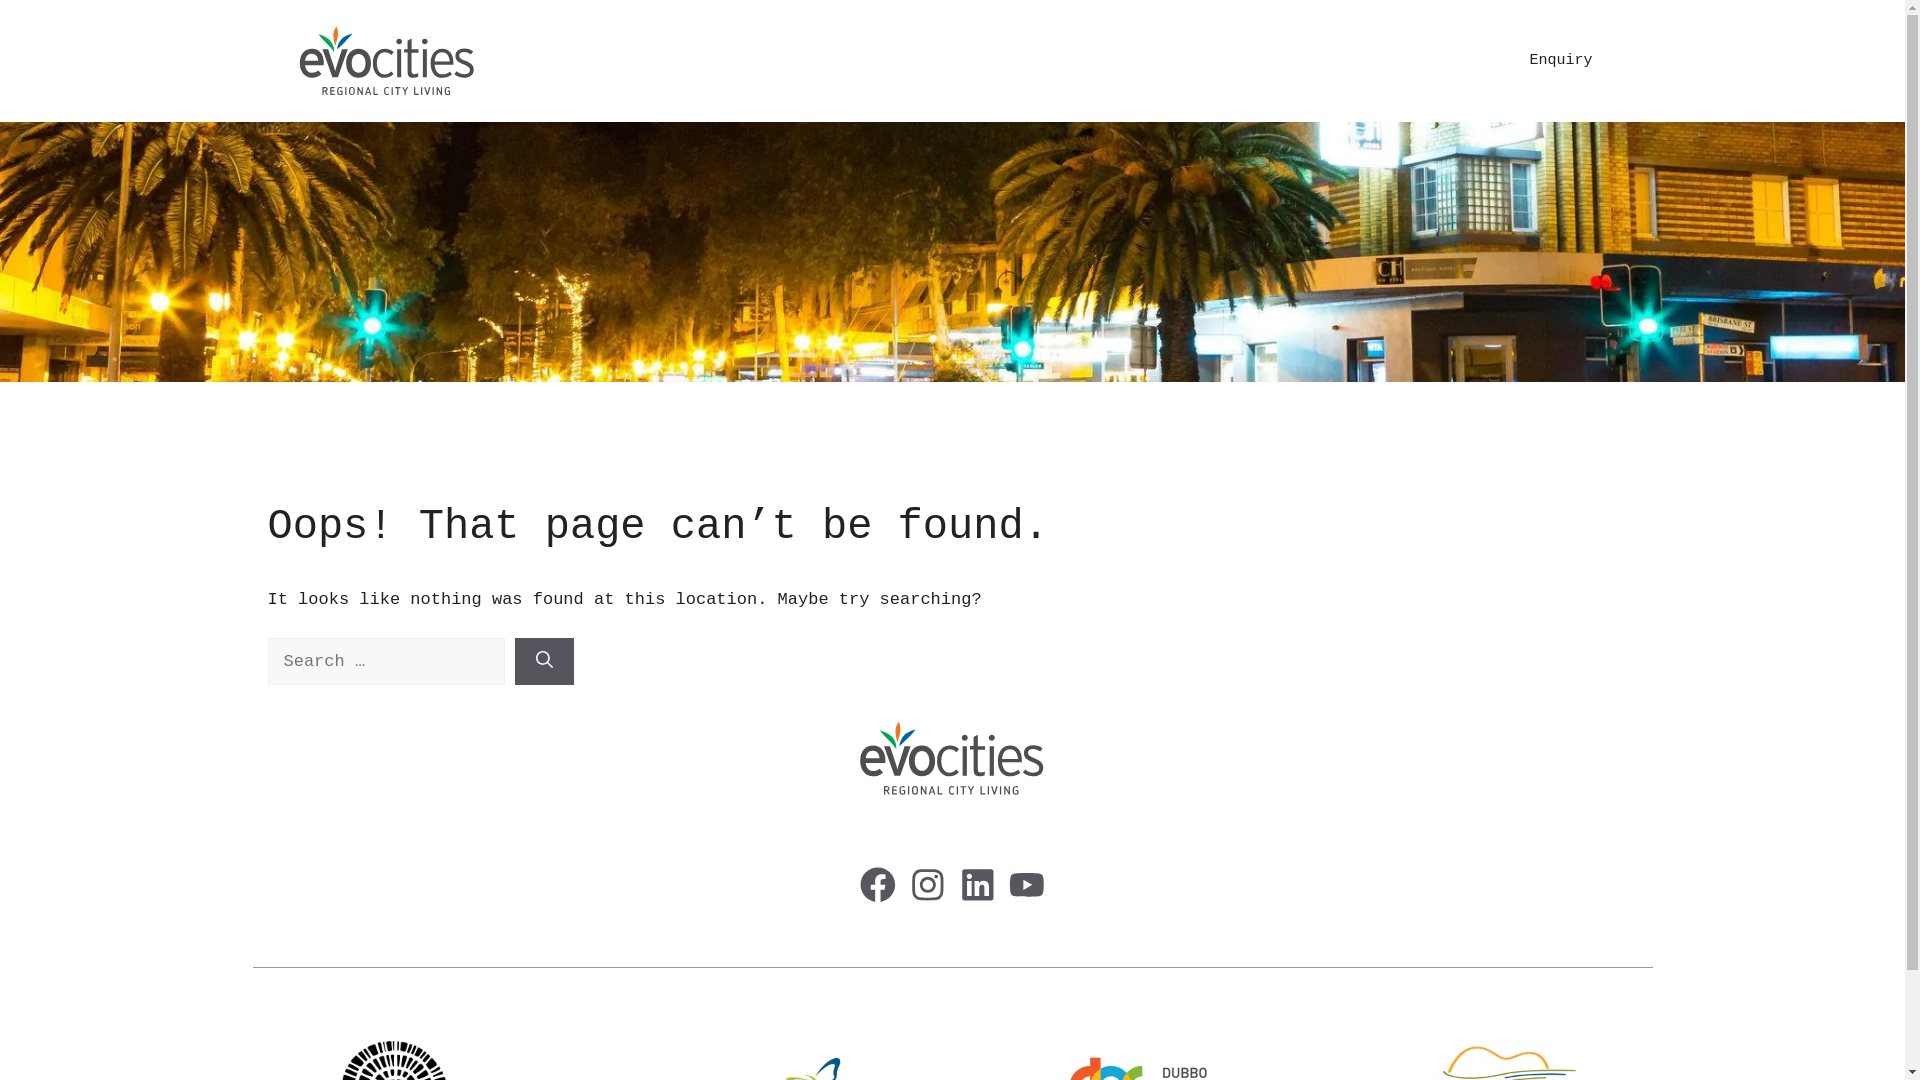  I want to click on 'Evocities', so click(387, 60).